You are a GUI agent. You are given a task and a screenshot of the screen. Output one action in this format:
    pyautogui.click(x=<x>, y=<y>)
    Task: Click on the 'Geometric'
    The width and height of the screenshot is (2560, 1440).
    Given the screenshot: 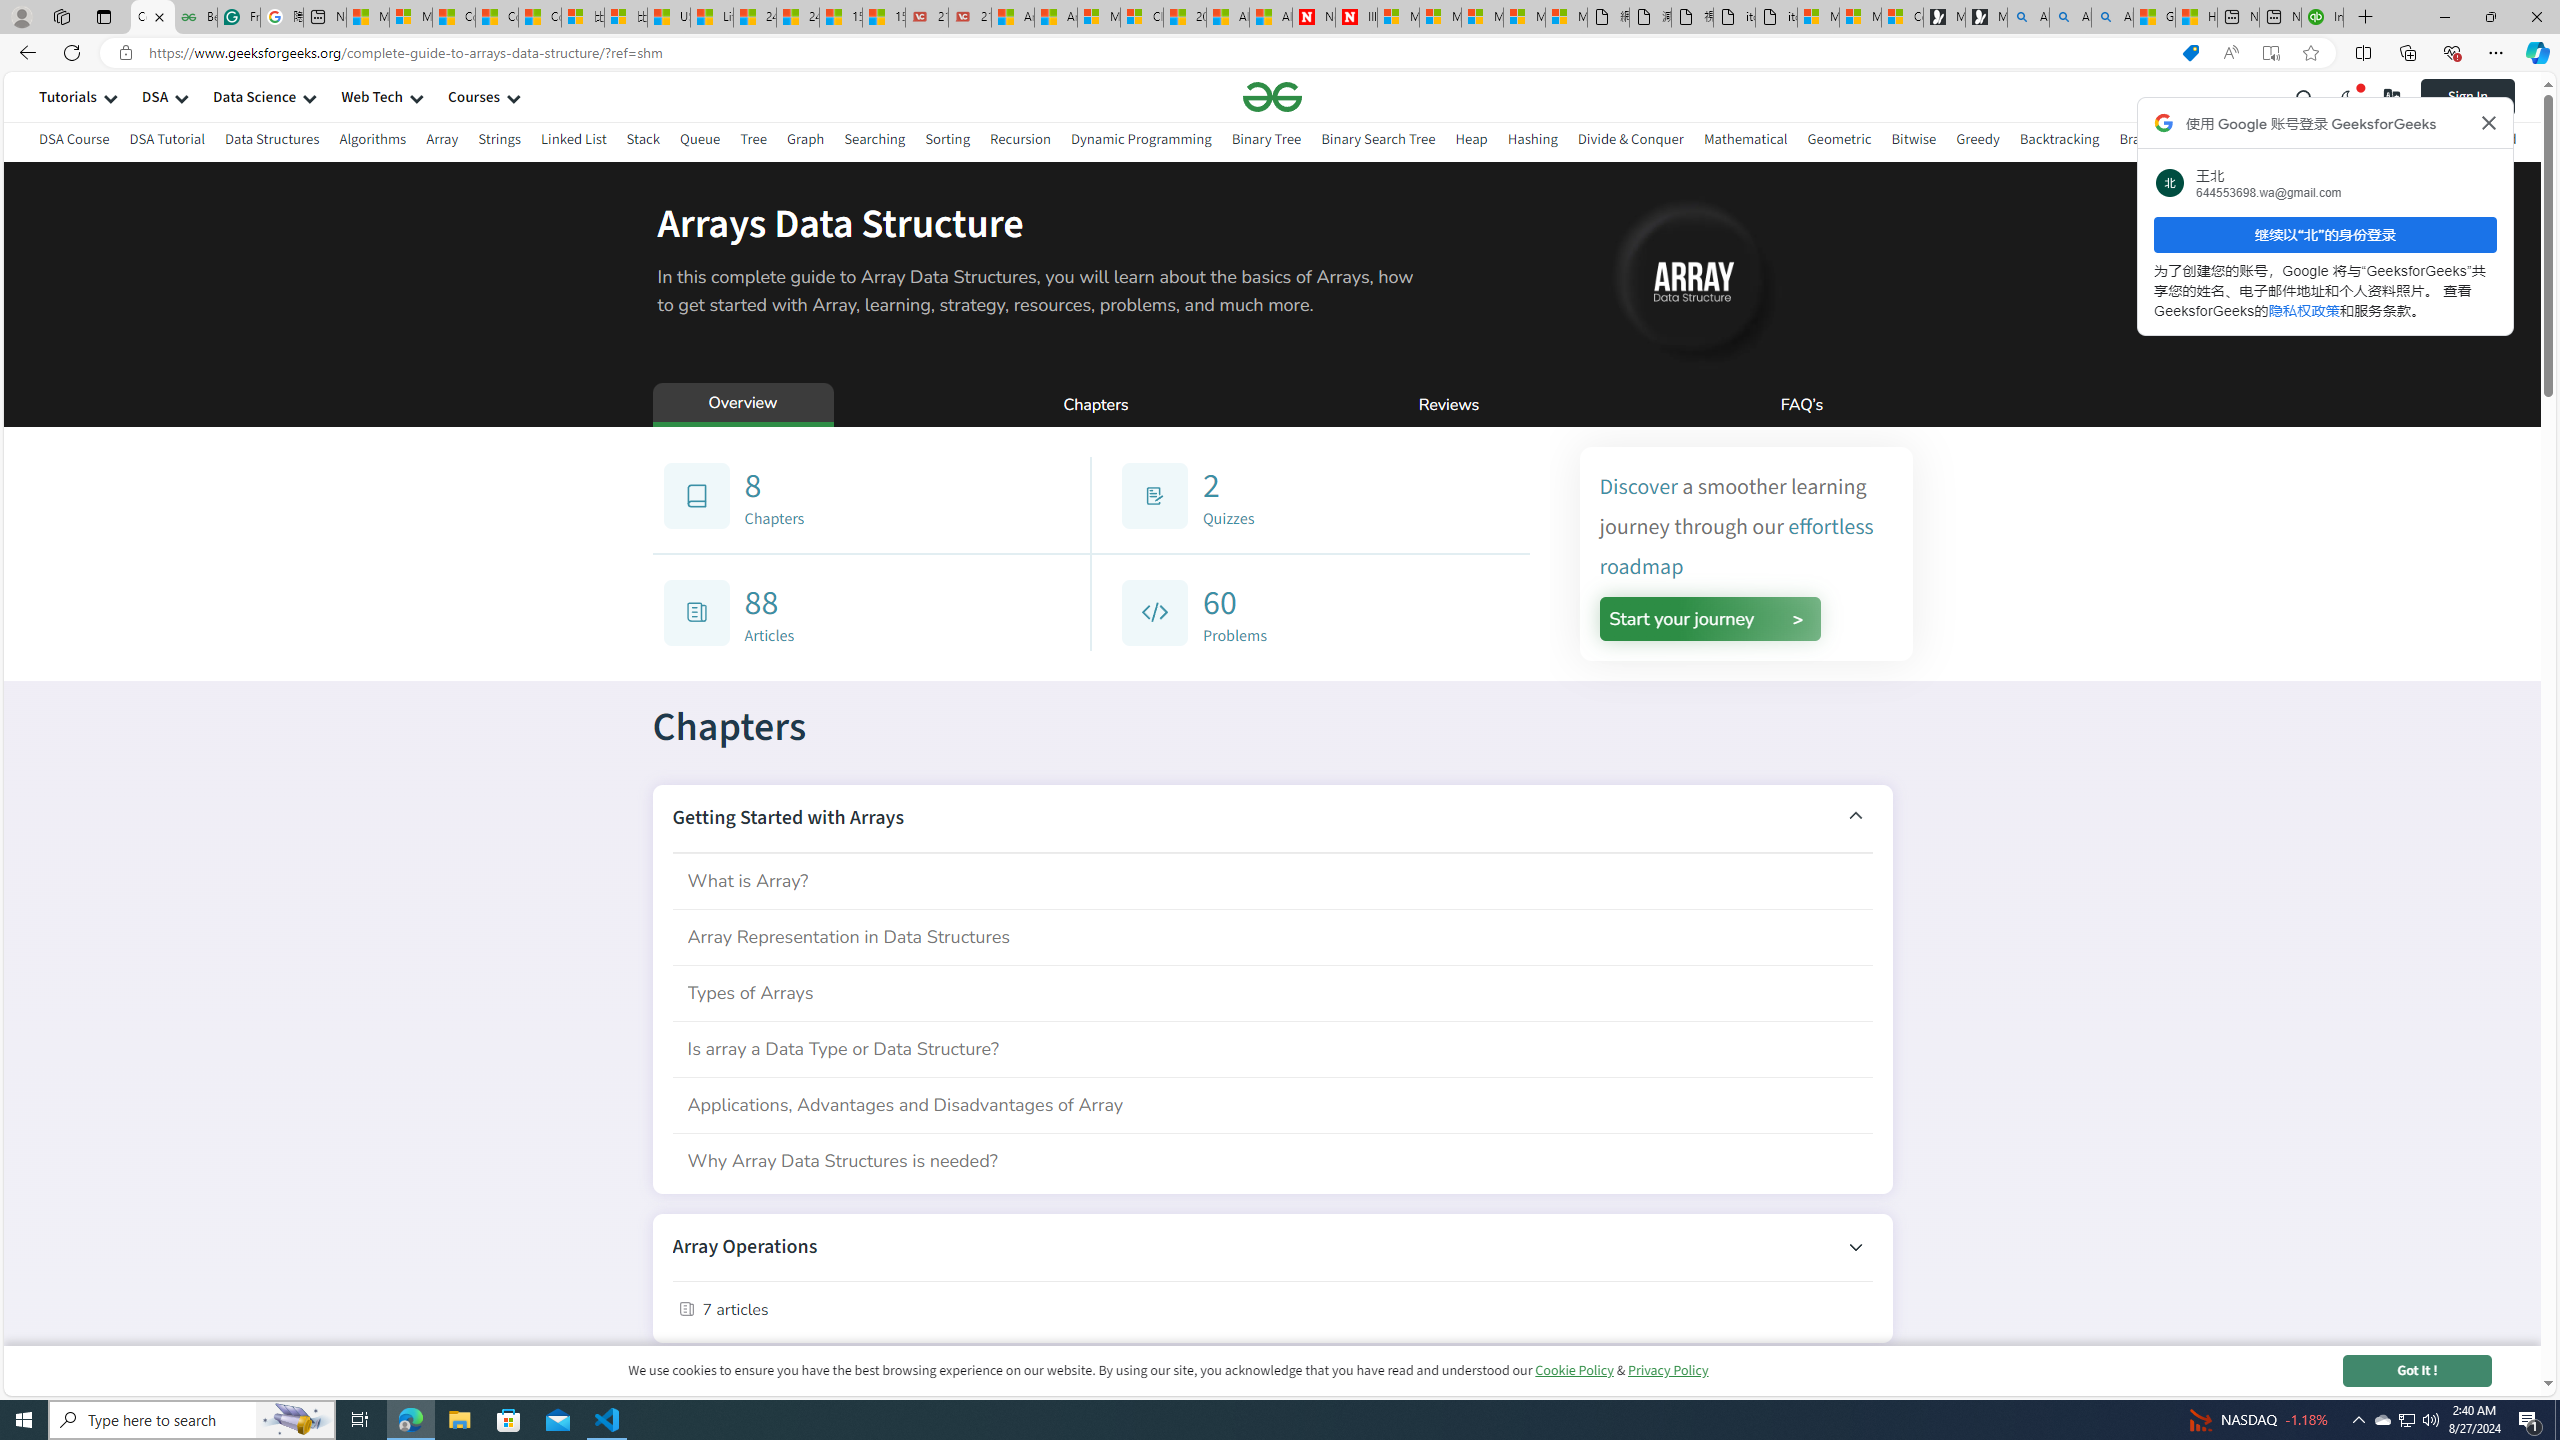 What is the action you would take?
    pyautogui.click(x=1838, y=138)
    